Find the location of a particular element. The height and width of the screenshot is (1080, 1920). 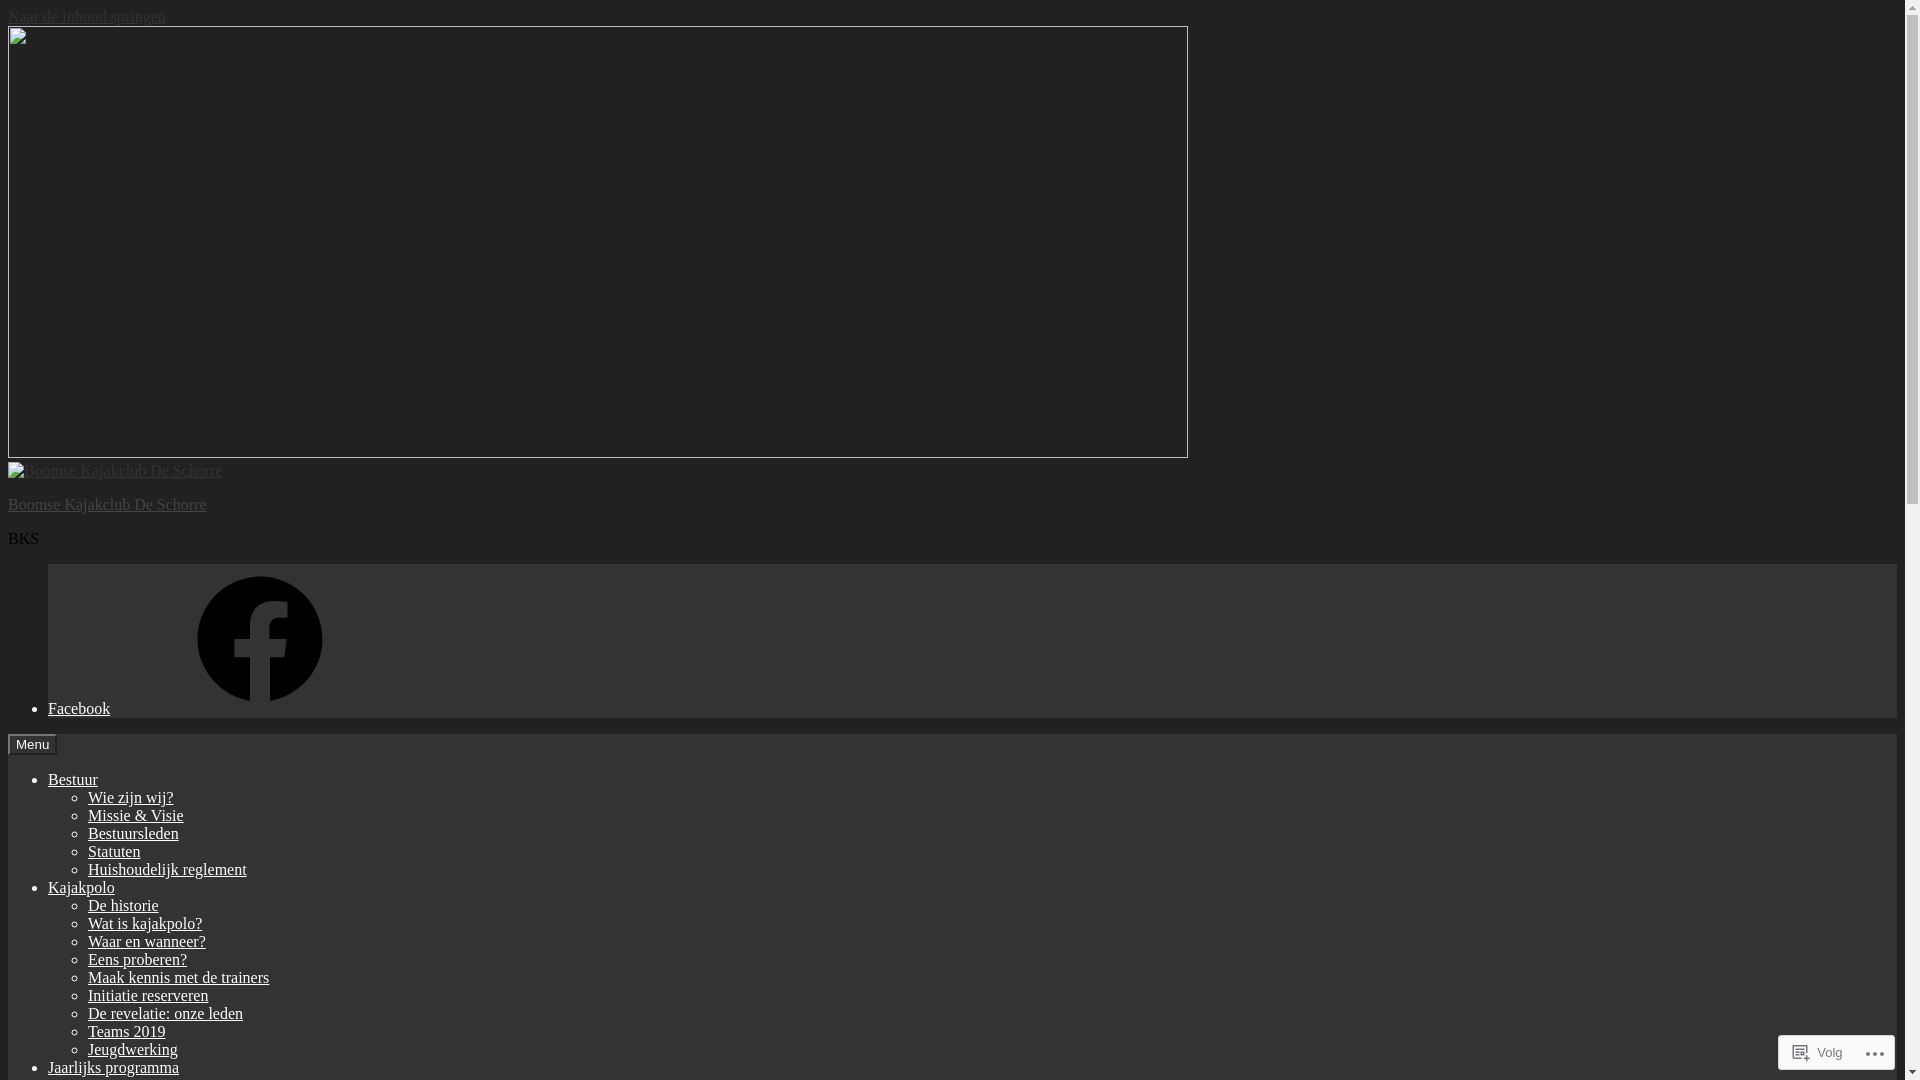

'Bestuursleden' is located at coordinates (132, 833).